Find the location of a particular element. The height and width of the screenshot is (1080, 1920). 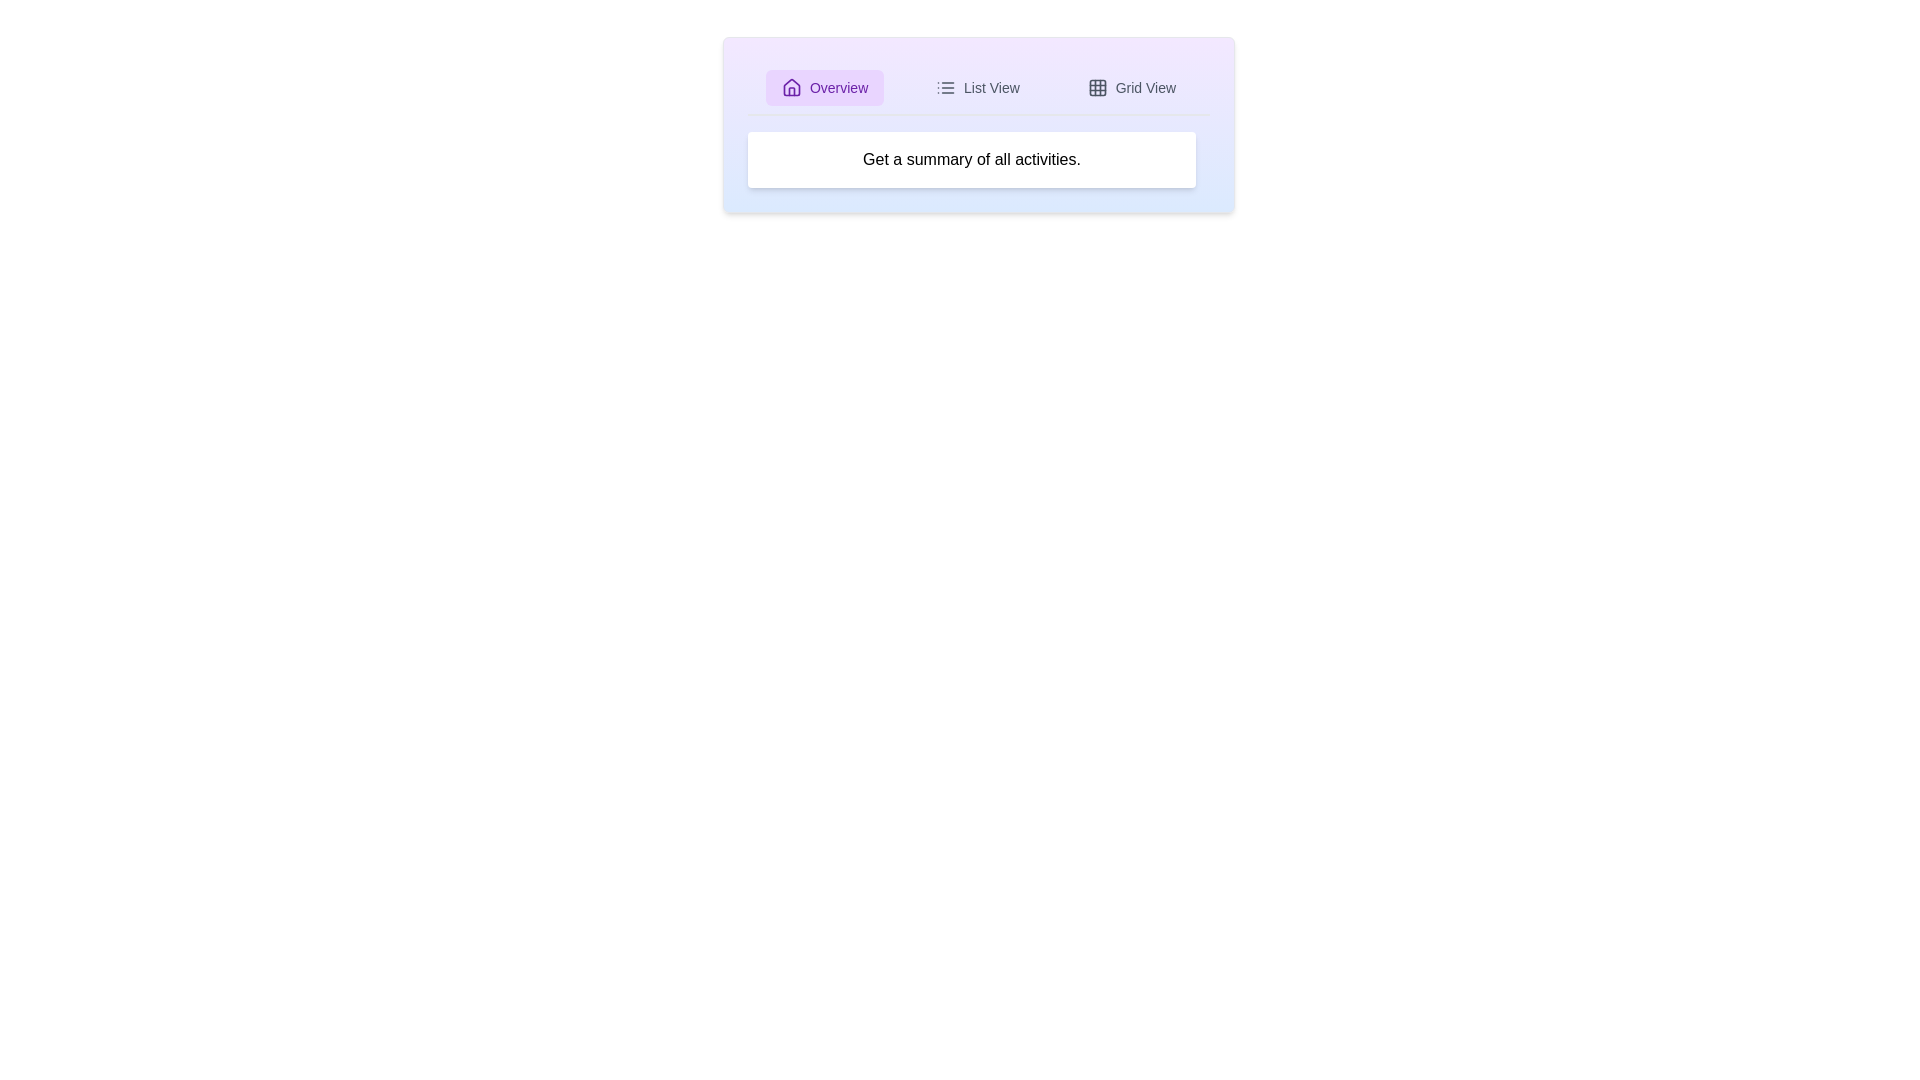

the List View tab by clicking on the respective tab button is located at coordinates (977, 87).